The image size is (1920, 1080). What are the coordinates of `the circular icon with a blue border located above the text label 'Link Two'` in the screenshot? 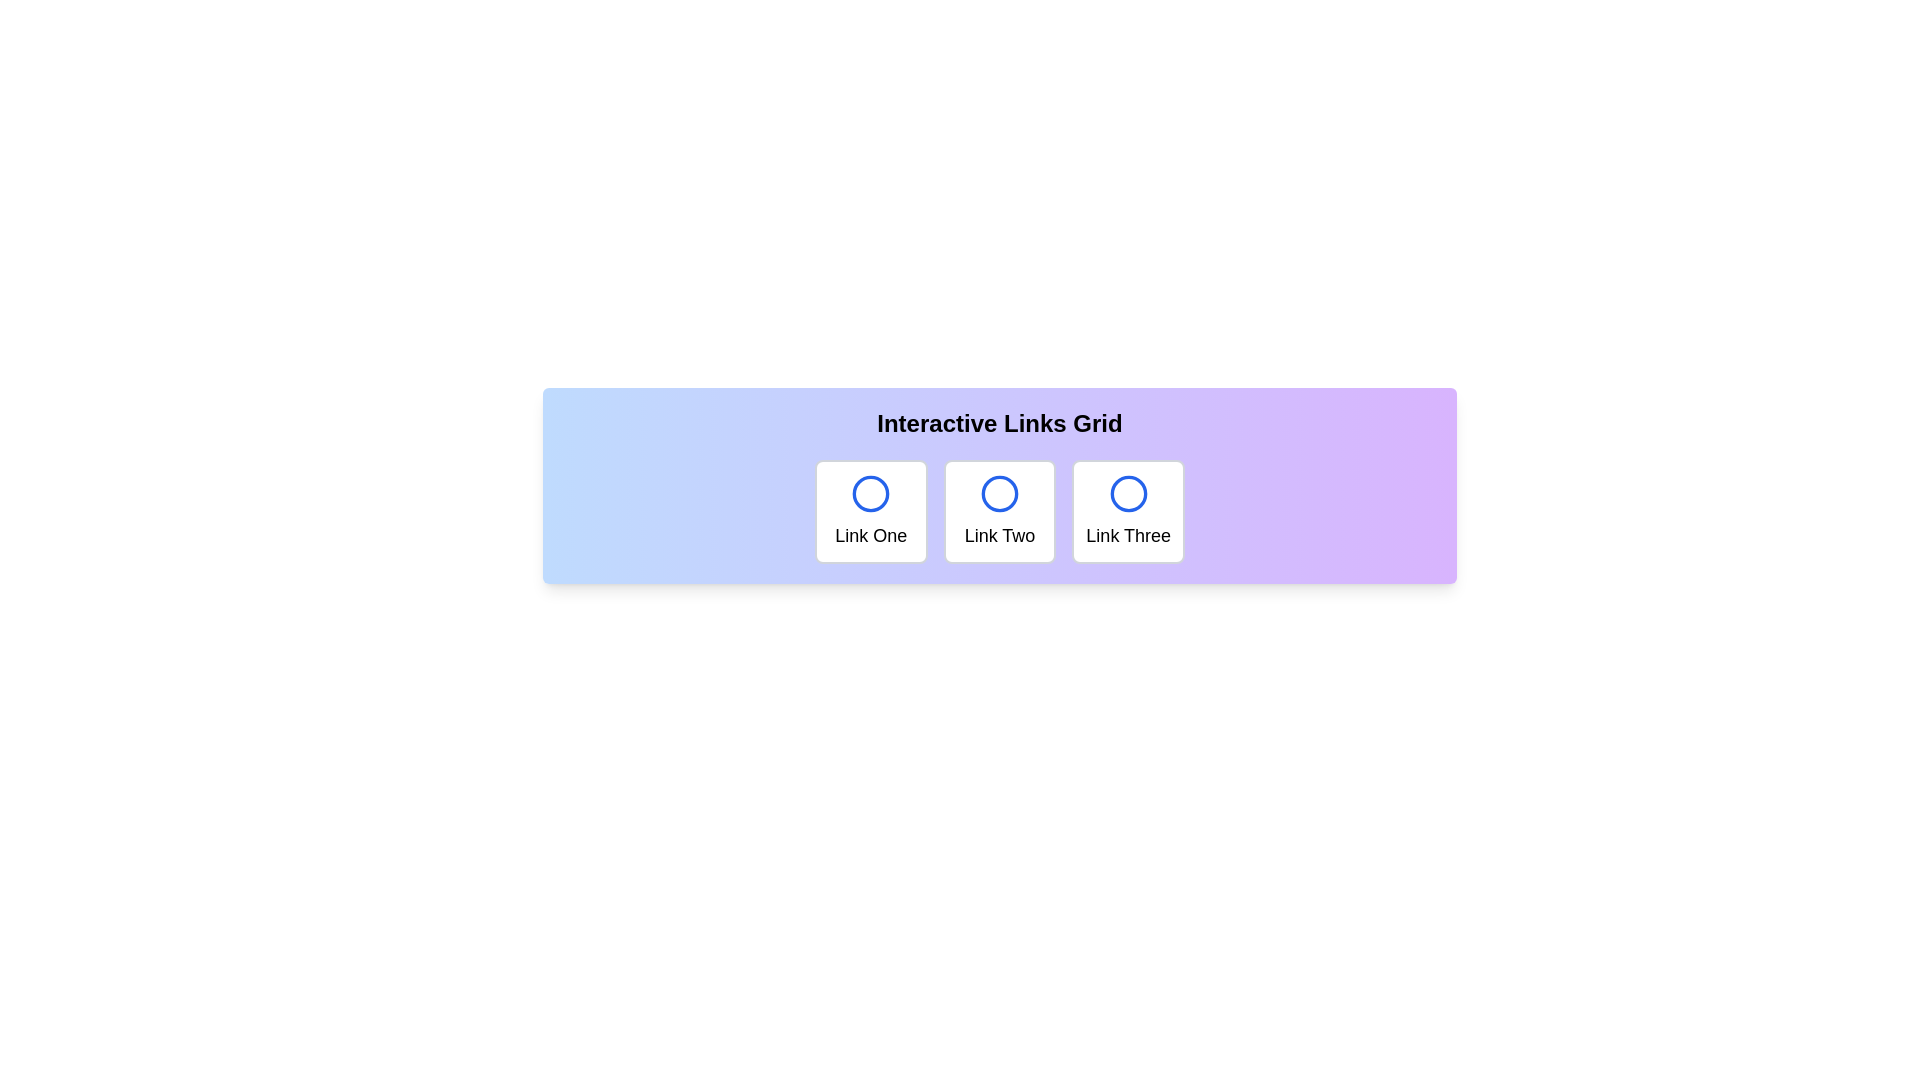 It's located at (999, 493).